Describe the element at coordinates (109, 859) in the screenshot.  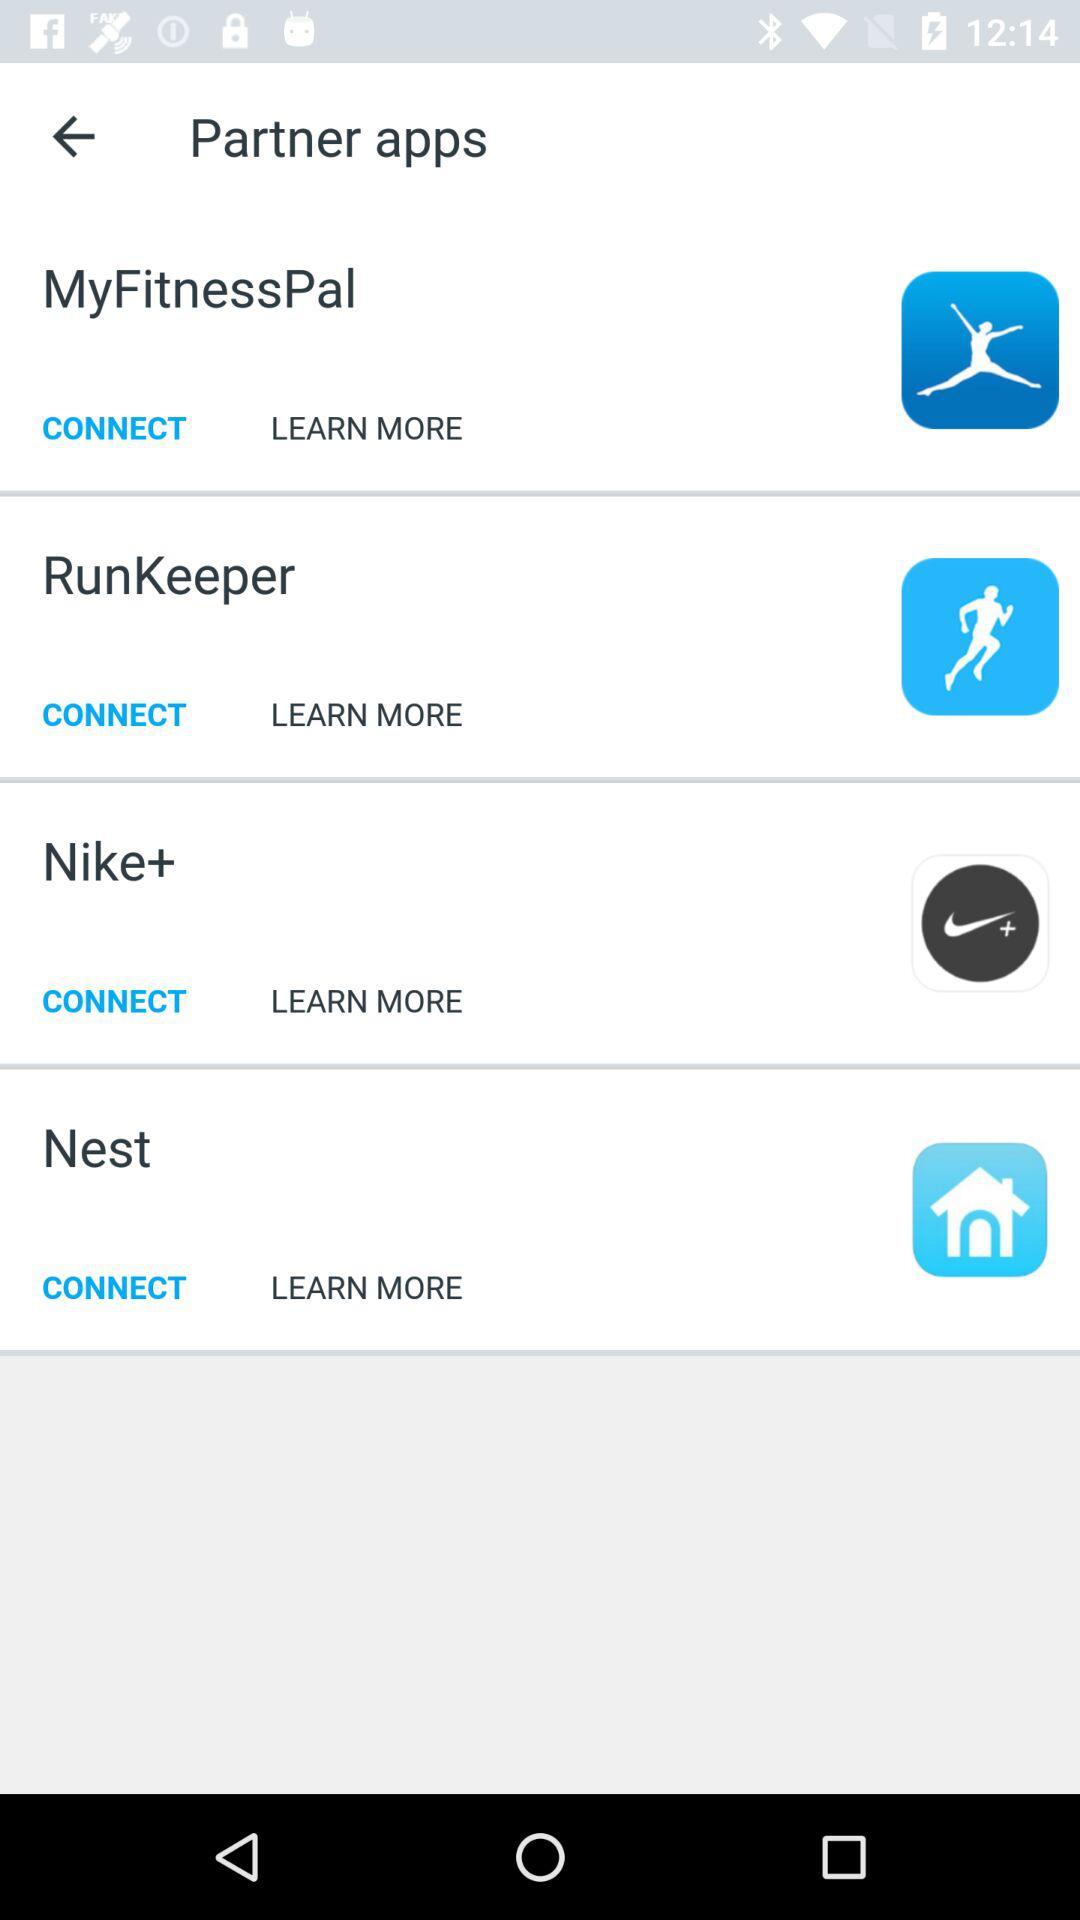
I see `icon to the left of learn more` at that location.